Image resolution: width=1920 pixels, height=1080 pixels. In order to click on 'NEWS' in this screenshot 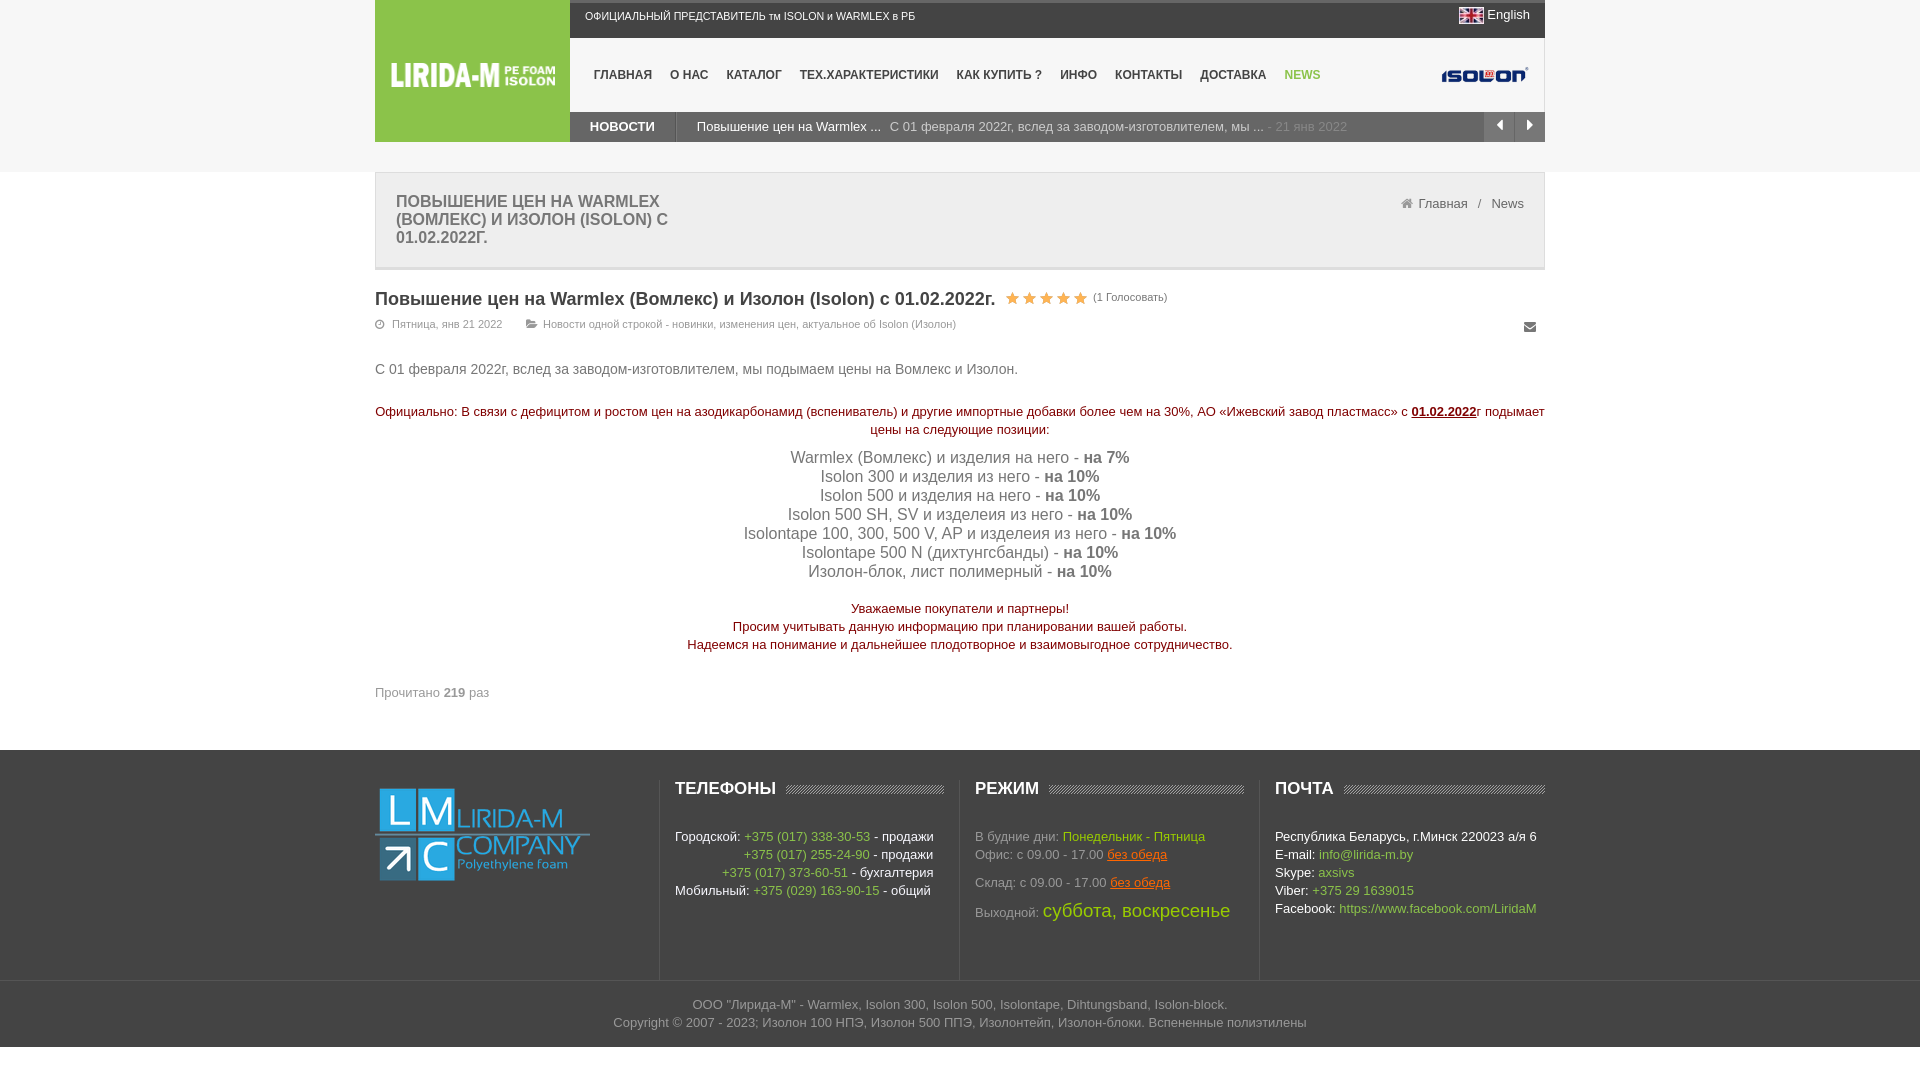, I will do `click(1302, 73)`.